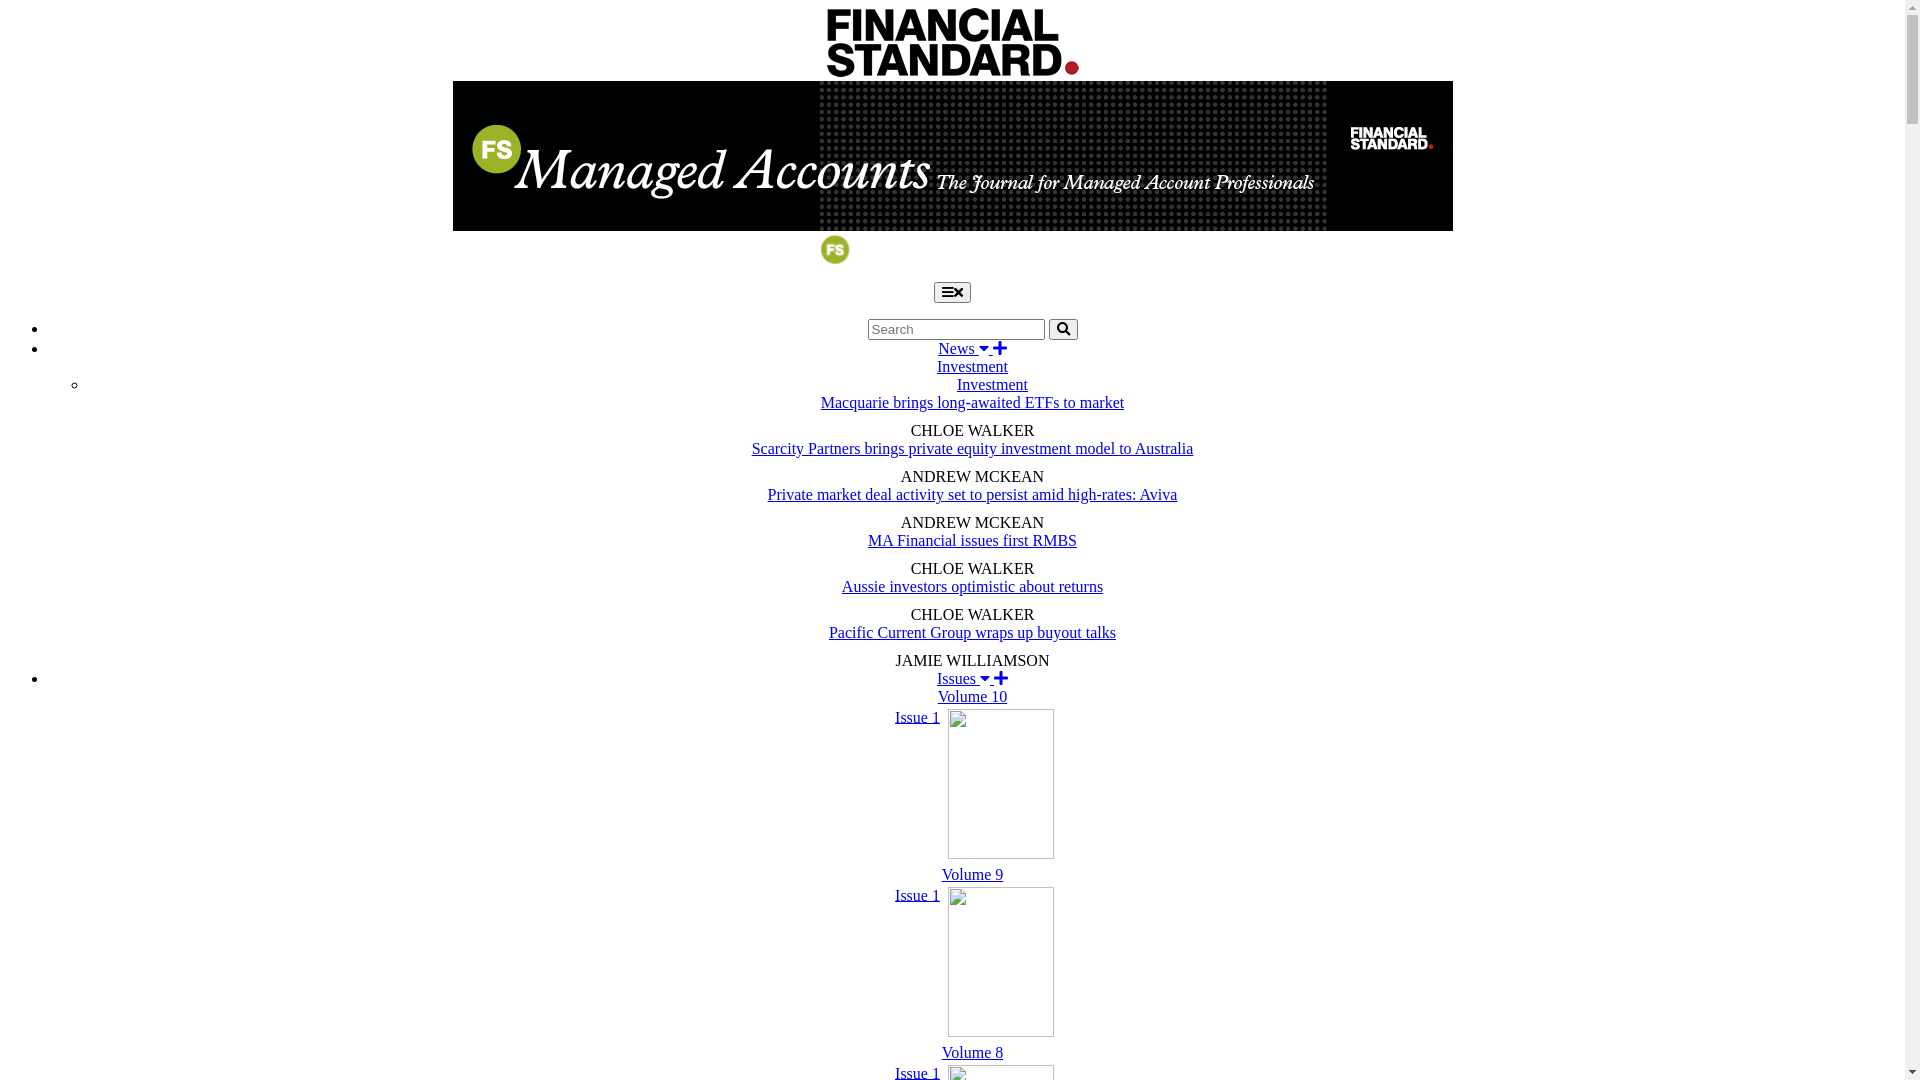 The width and height of the screenshot is (1920, 1080). Describe the element at coordinates (972, 1051) in the screenshot. I see `'Volume 8'` at that location.